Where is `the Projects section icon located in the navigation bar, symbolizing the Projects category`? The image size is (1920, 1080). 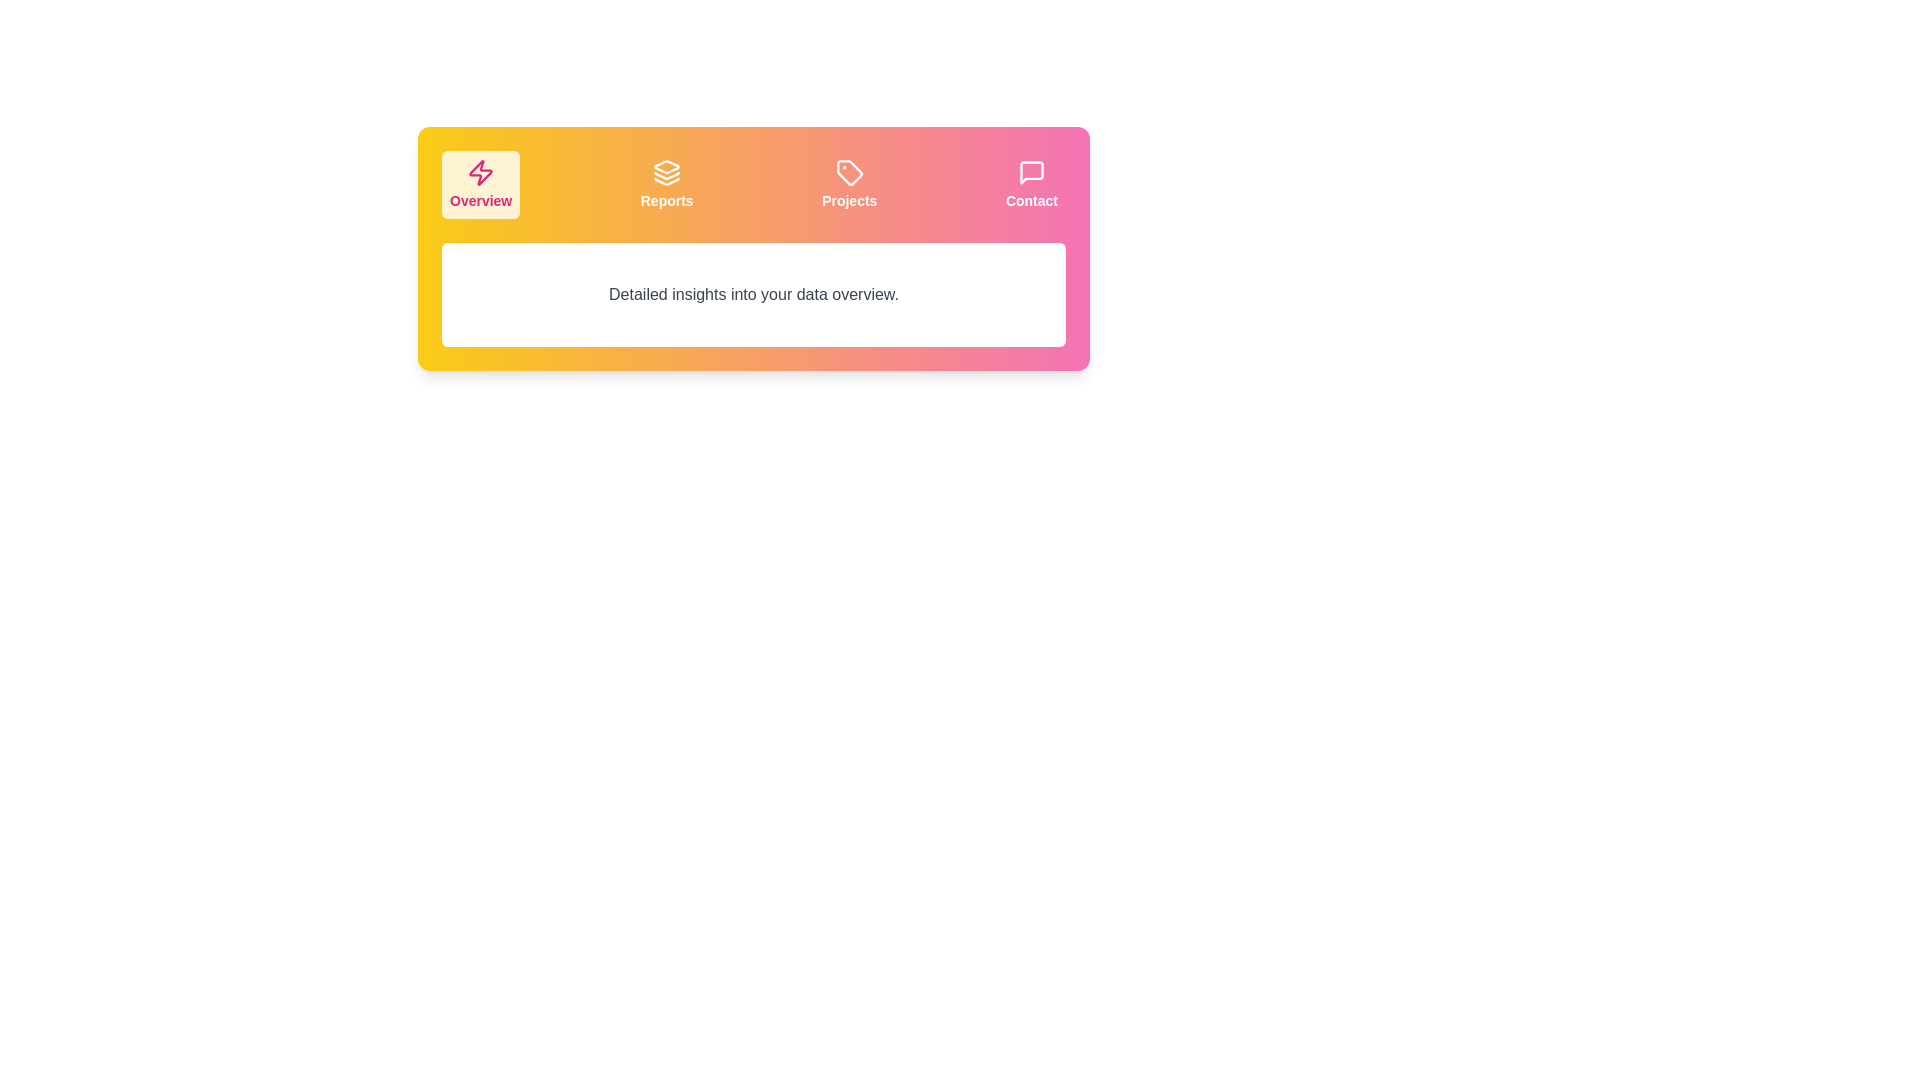
the Projects section icon located in the navigation bar, symbolizing the Projects category is located at coordinates (849, 172).